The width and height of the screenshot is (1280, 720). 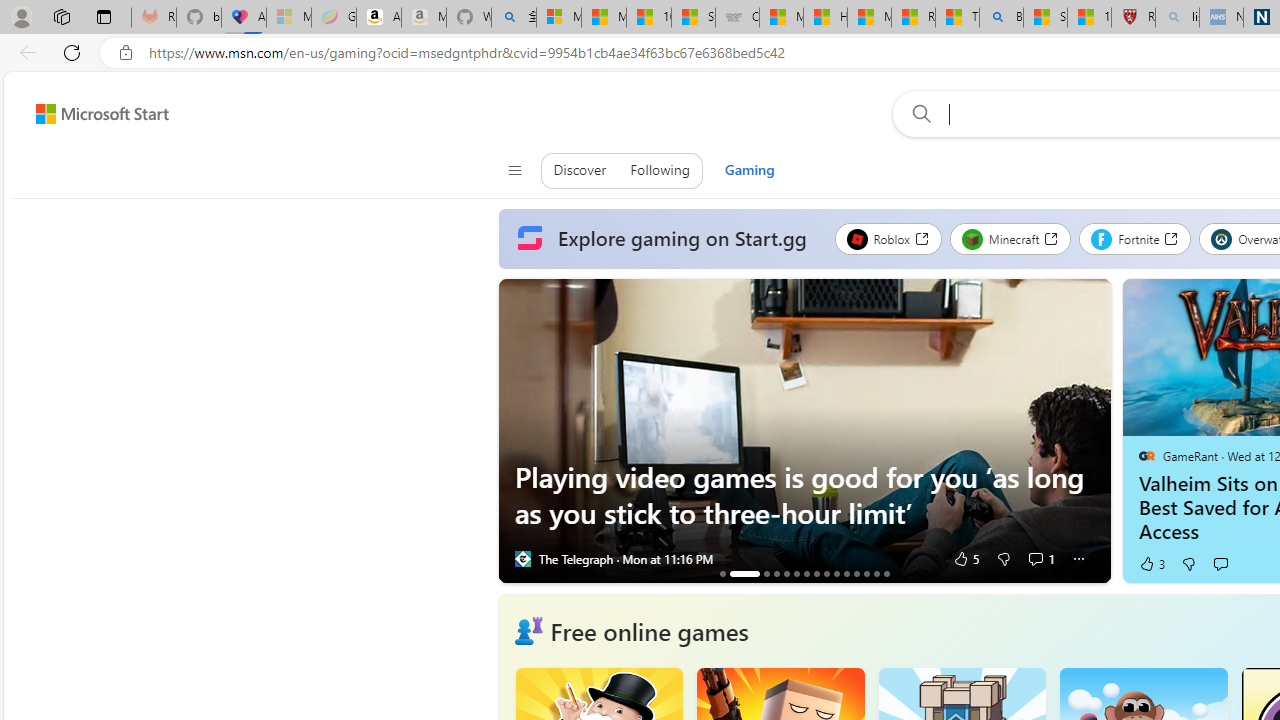 What do you see at coordinates (916, 113) in the screenshot?
I see `'Web search'` at bounding box center [916, 113].